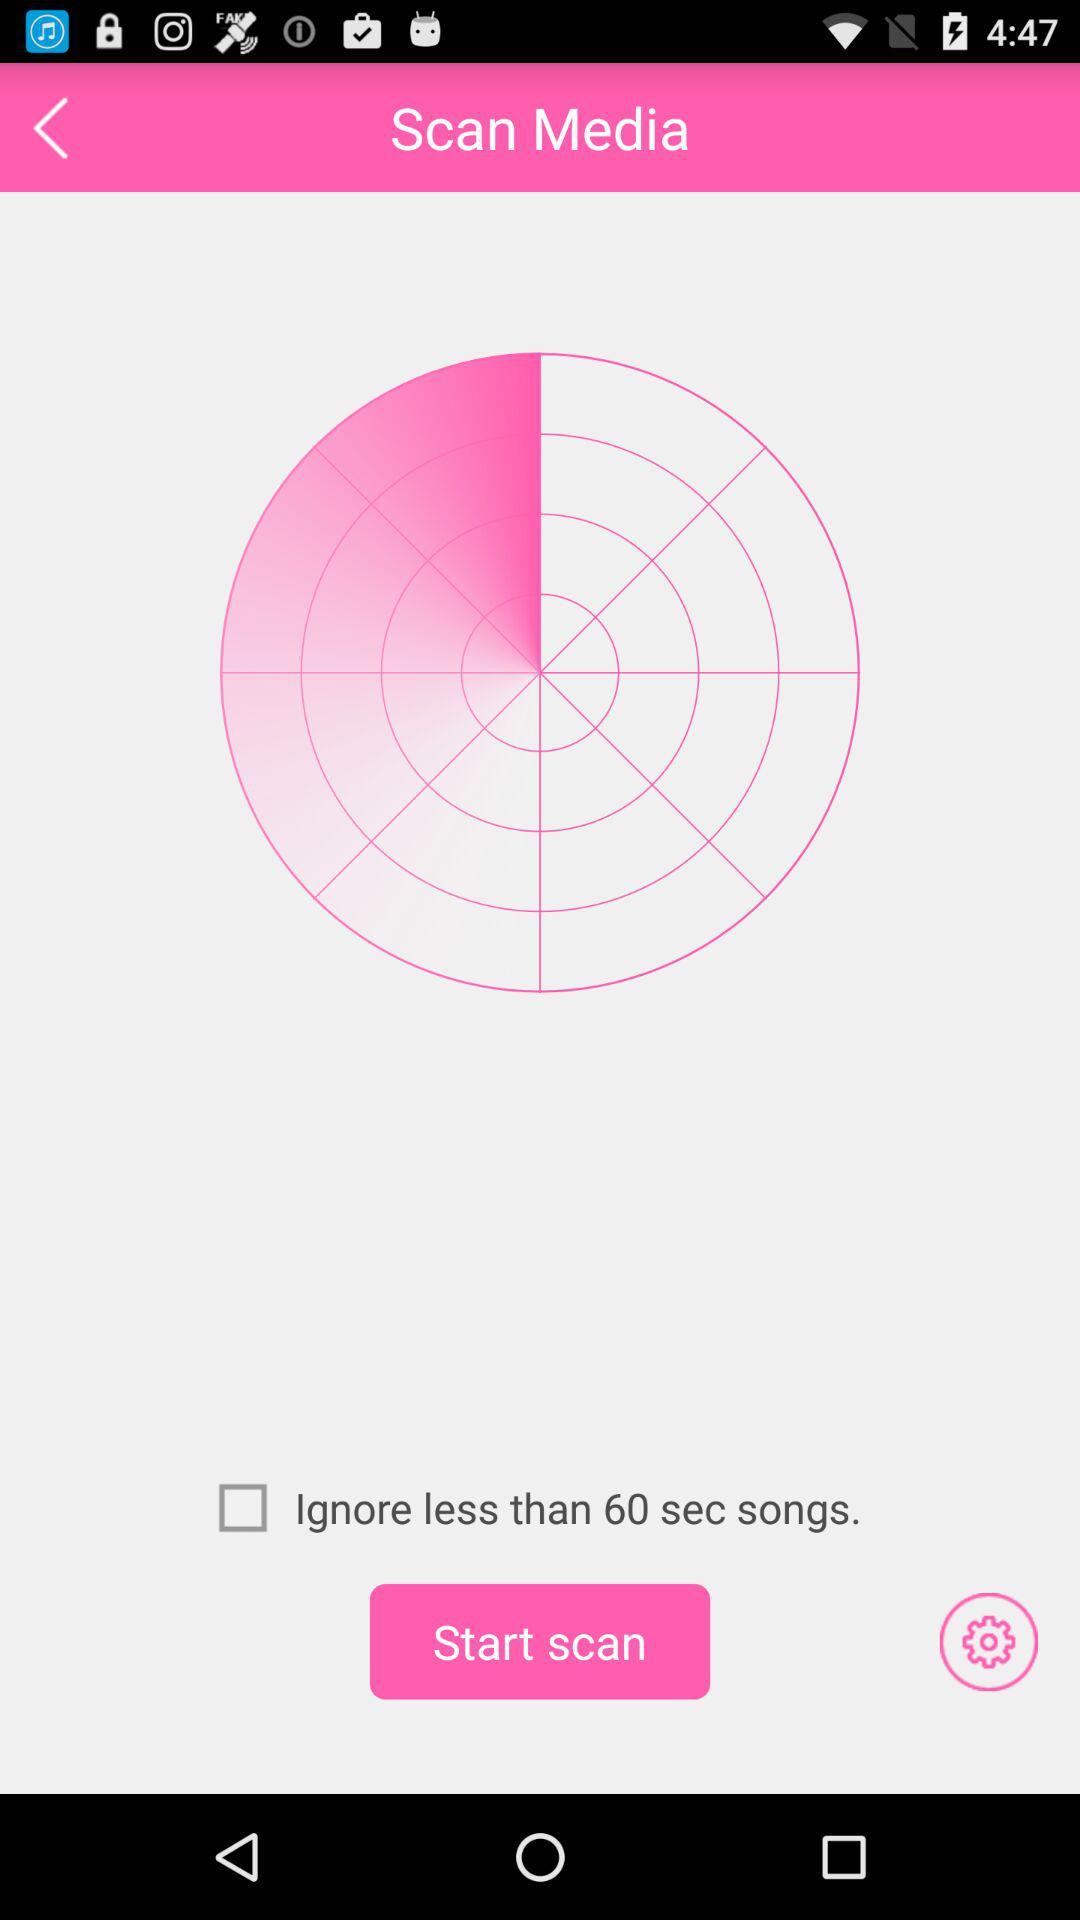  I want to click on item to the left of ignore less than icon, so click(255, 1507).